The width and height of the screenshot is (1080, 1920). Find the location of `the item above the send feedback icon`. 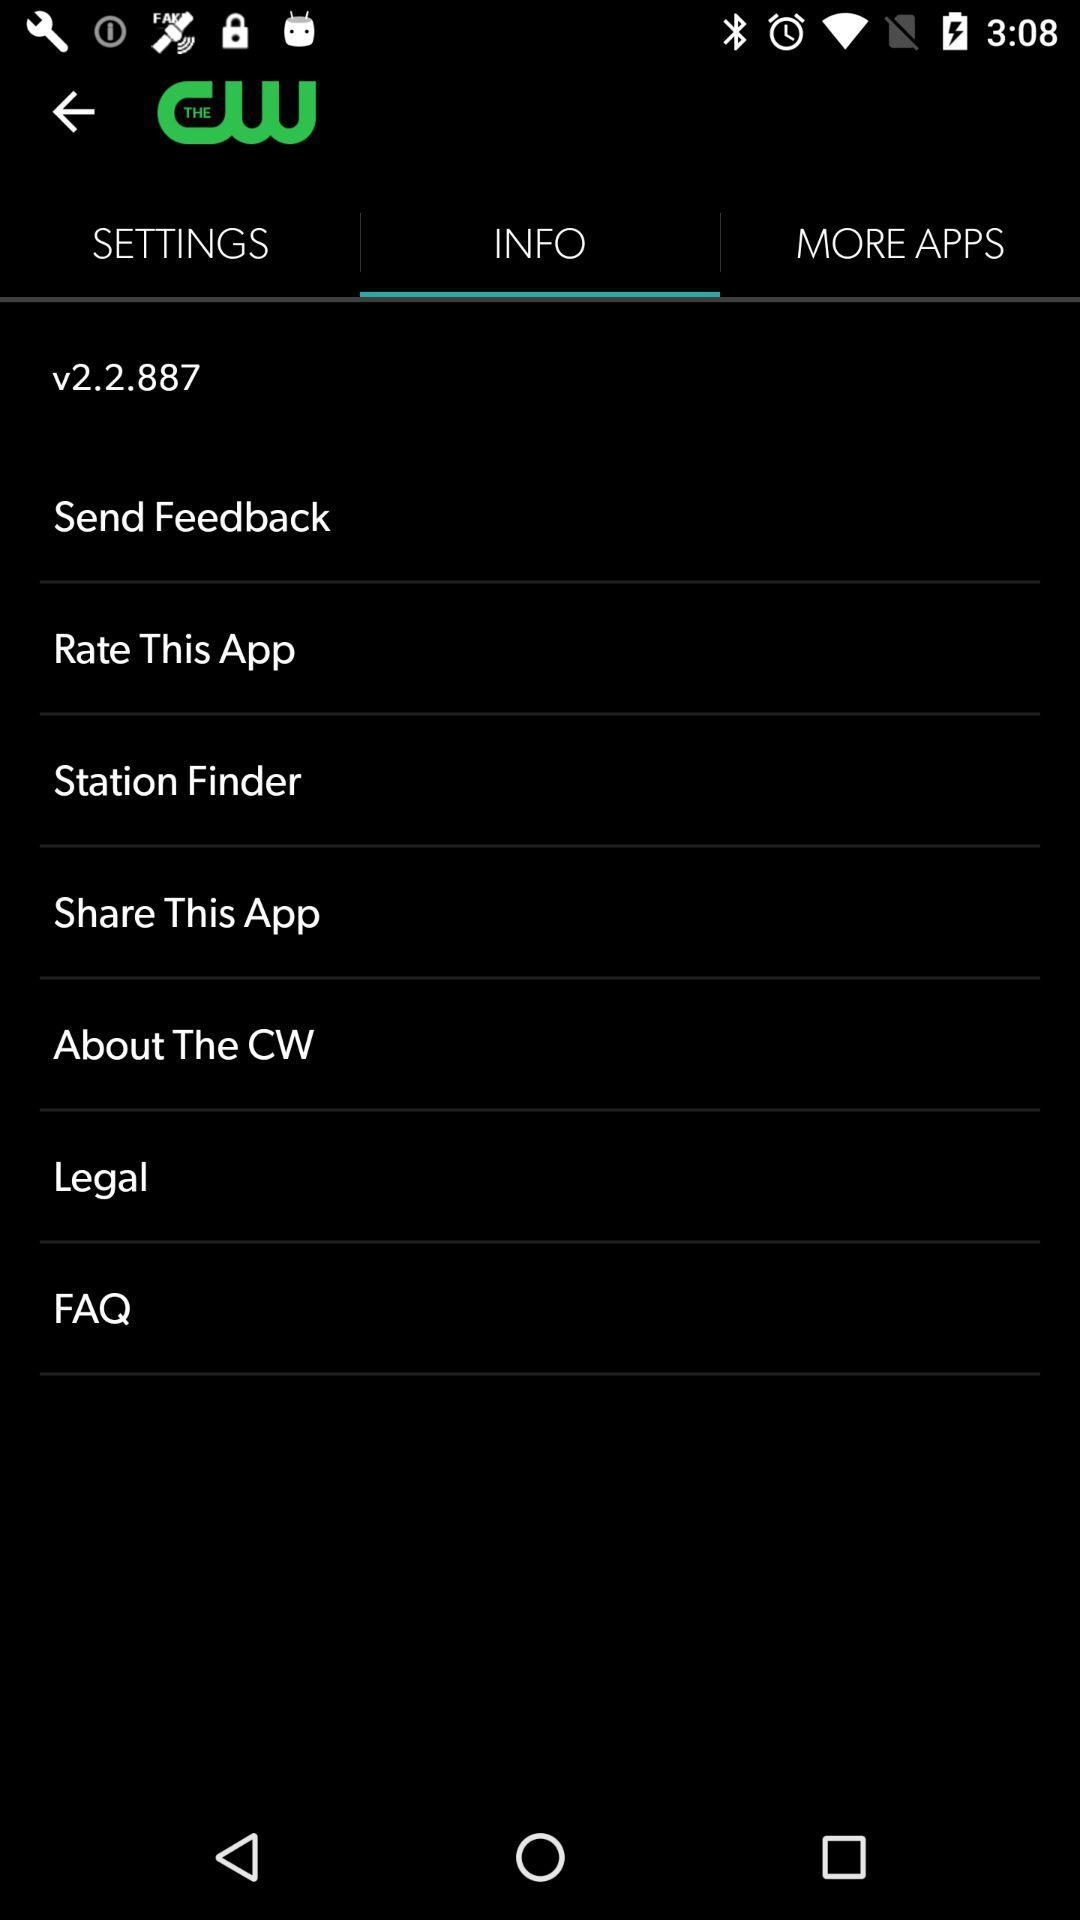

the item above the send feedback icon is located at coordinates (540, 242).